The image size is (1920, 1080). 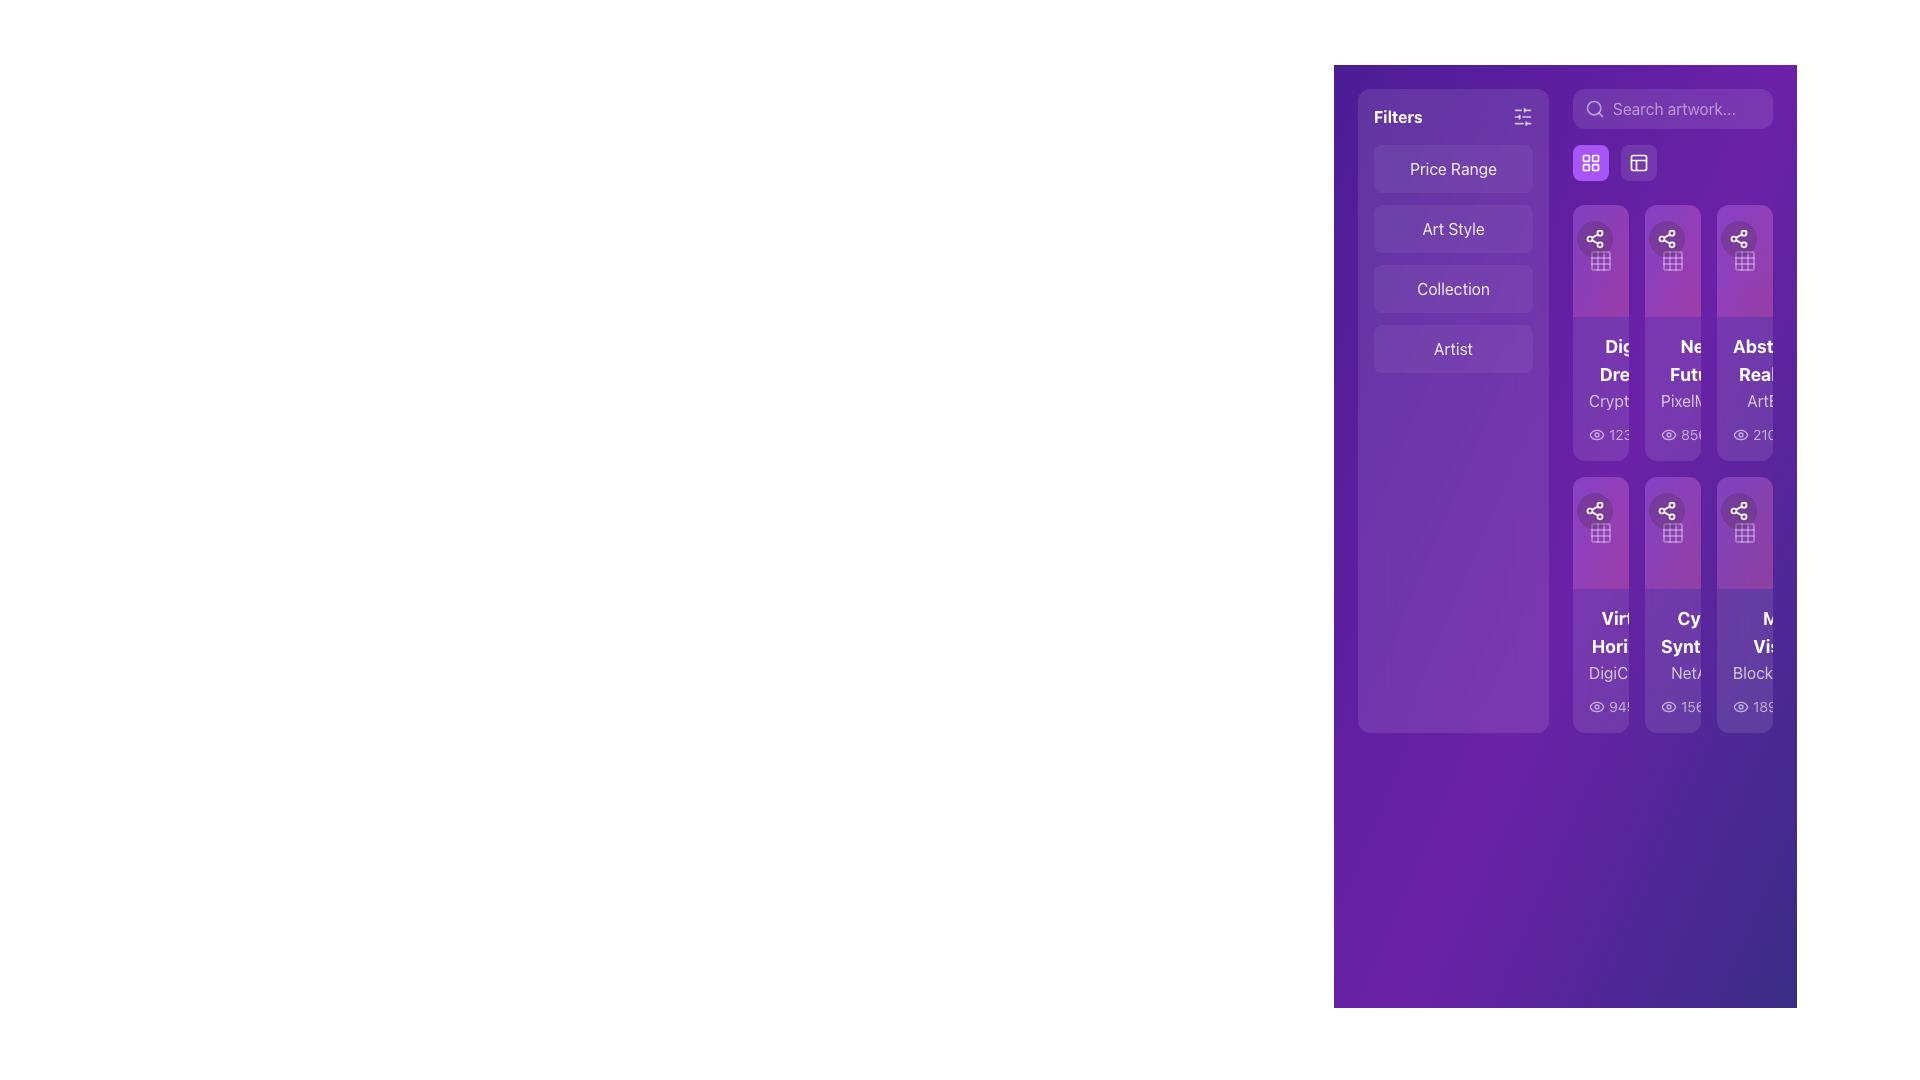 I want to click on numeric label displaying '1567' next to the eye-shaped icon located at the bottom right of the group, so click(x=1733, y=705).